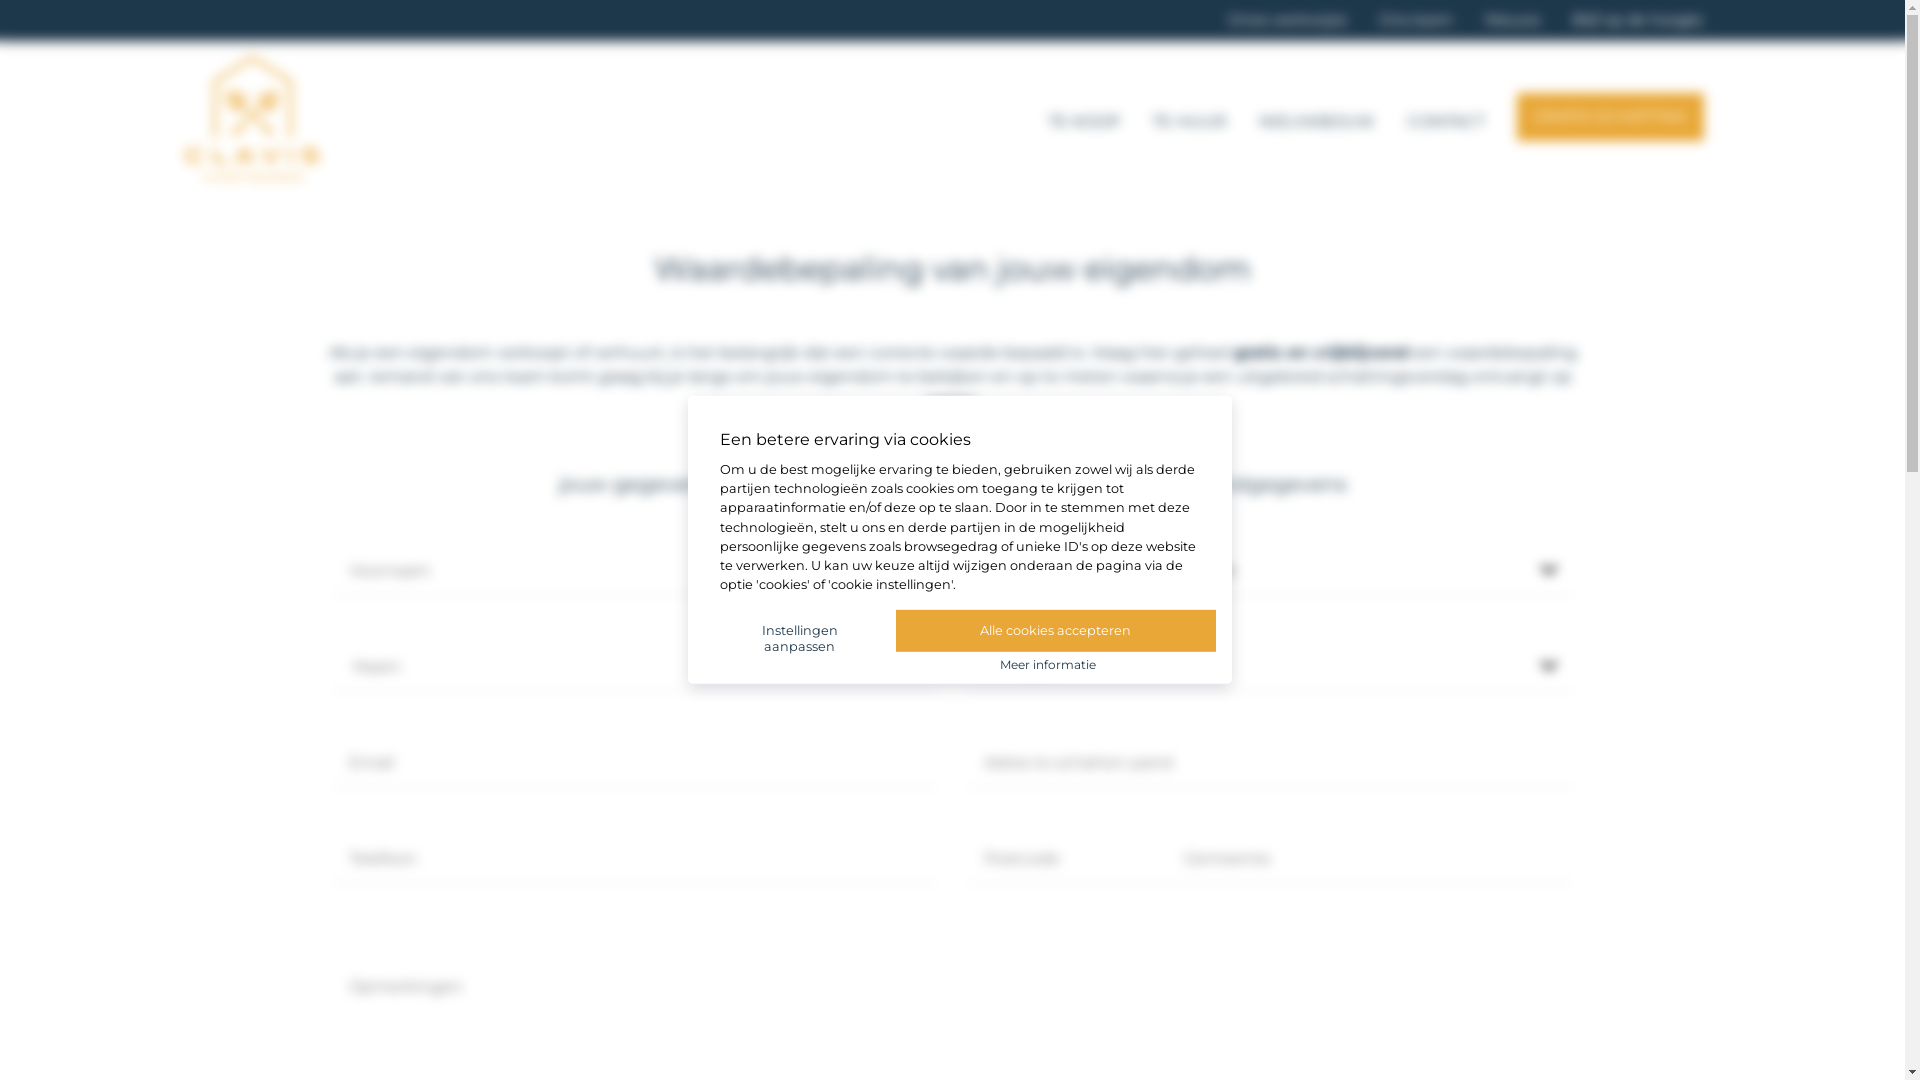 The height and width of the screenshot is (1080, 1920). I want to click on 'NIEUWBOUW', so click(1316, 118).